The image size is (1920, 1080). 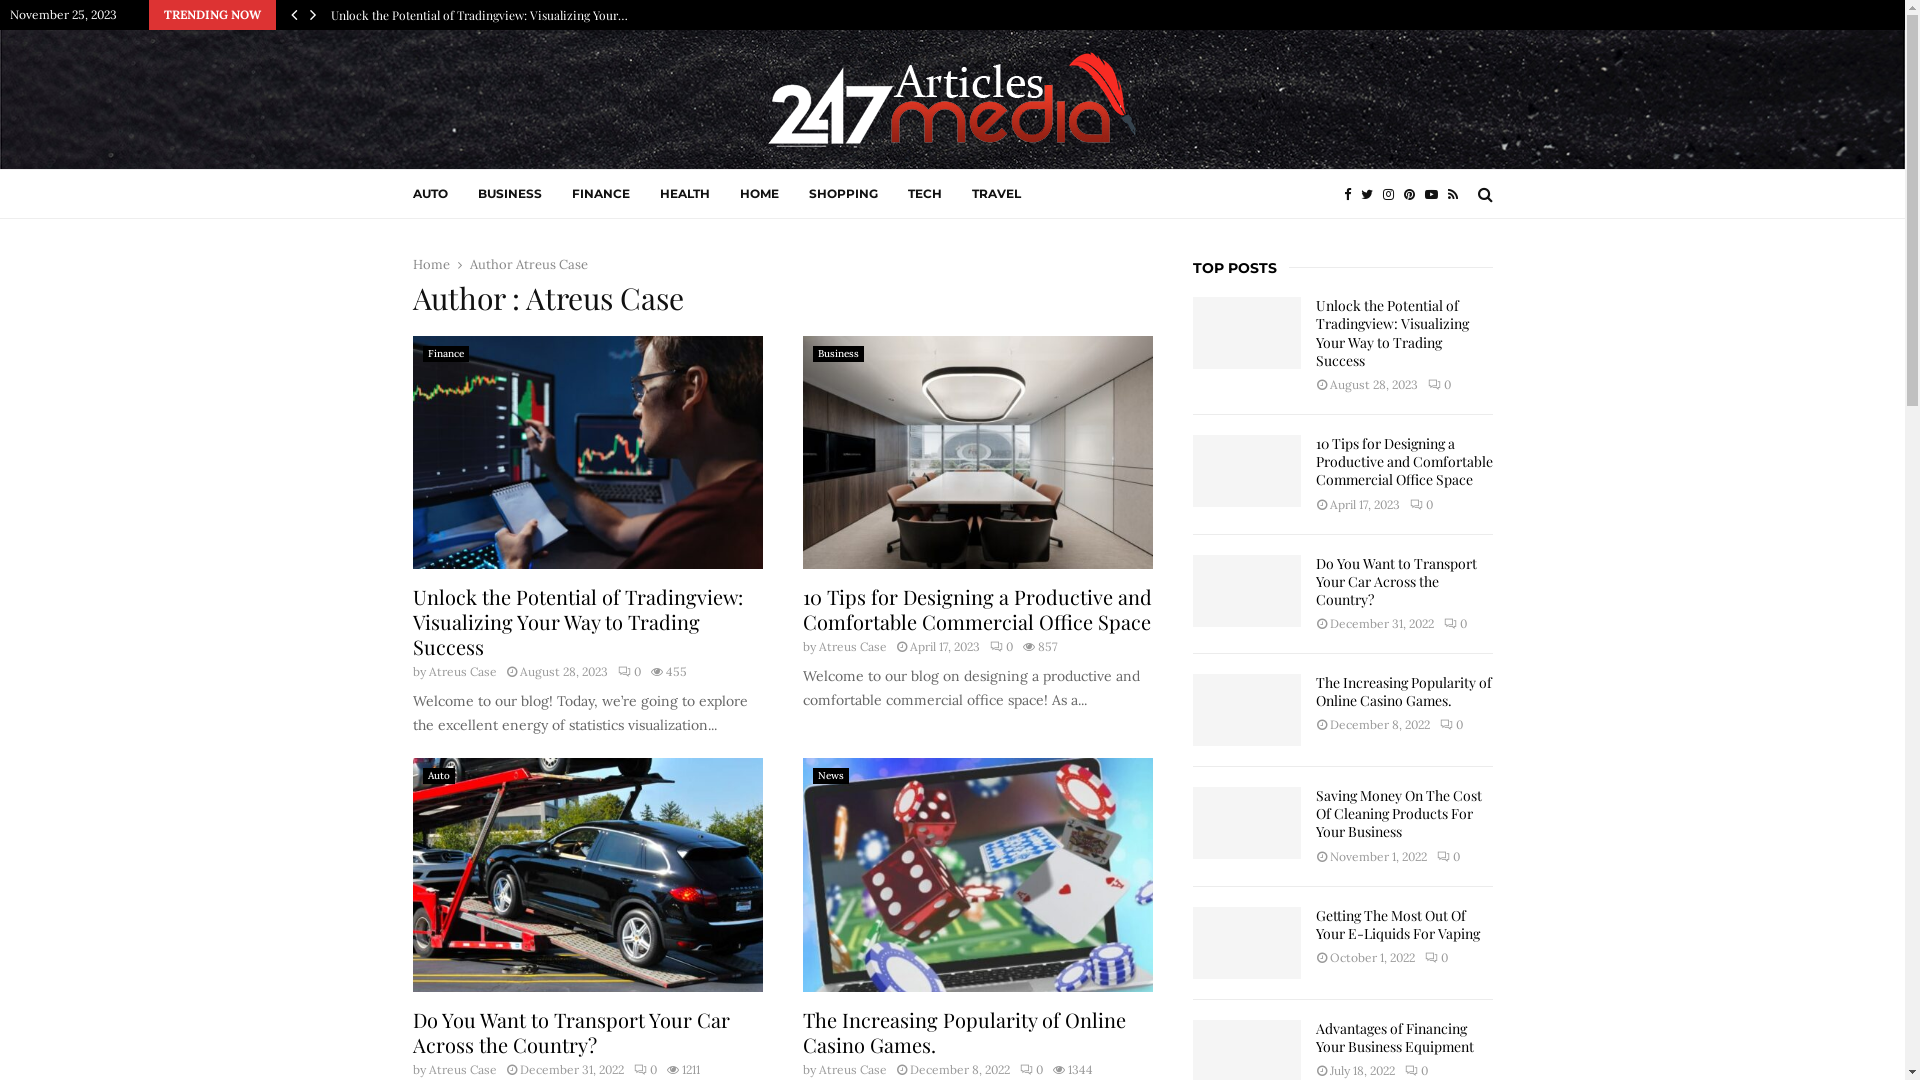 What do you see at coordinates (960, 1068) in the screenshot?
I see `'December 8, 2022'` at bounding box center [960, 1068].